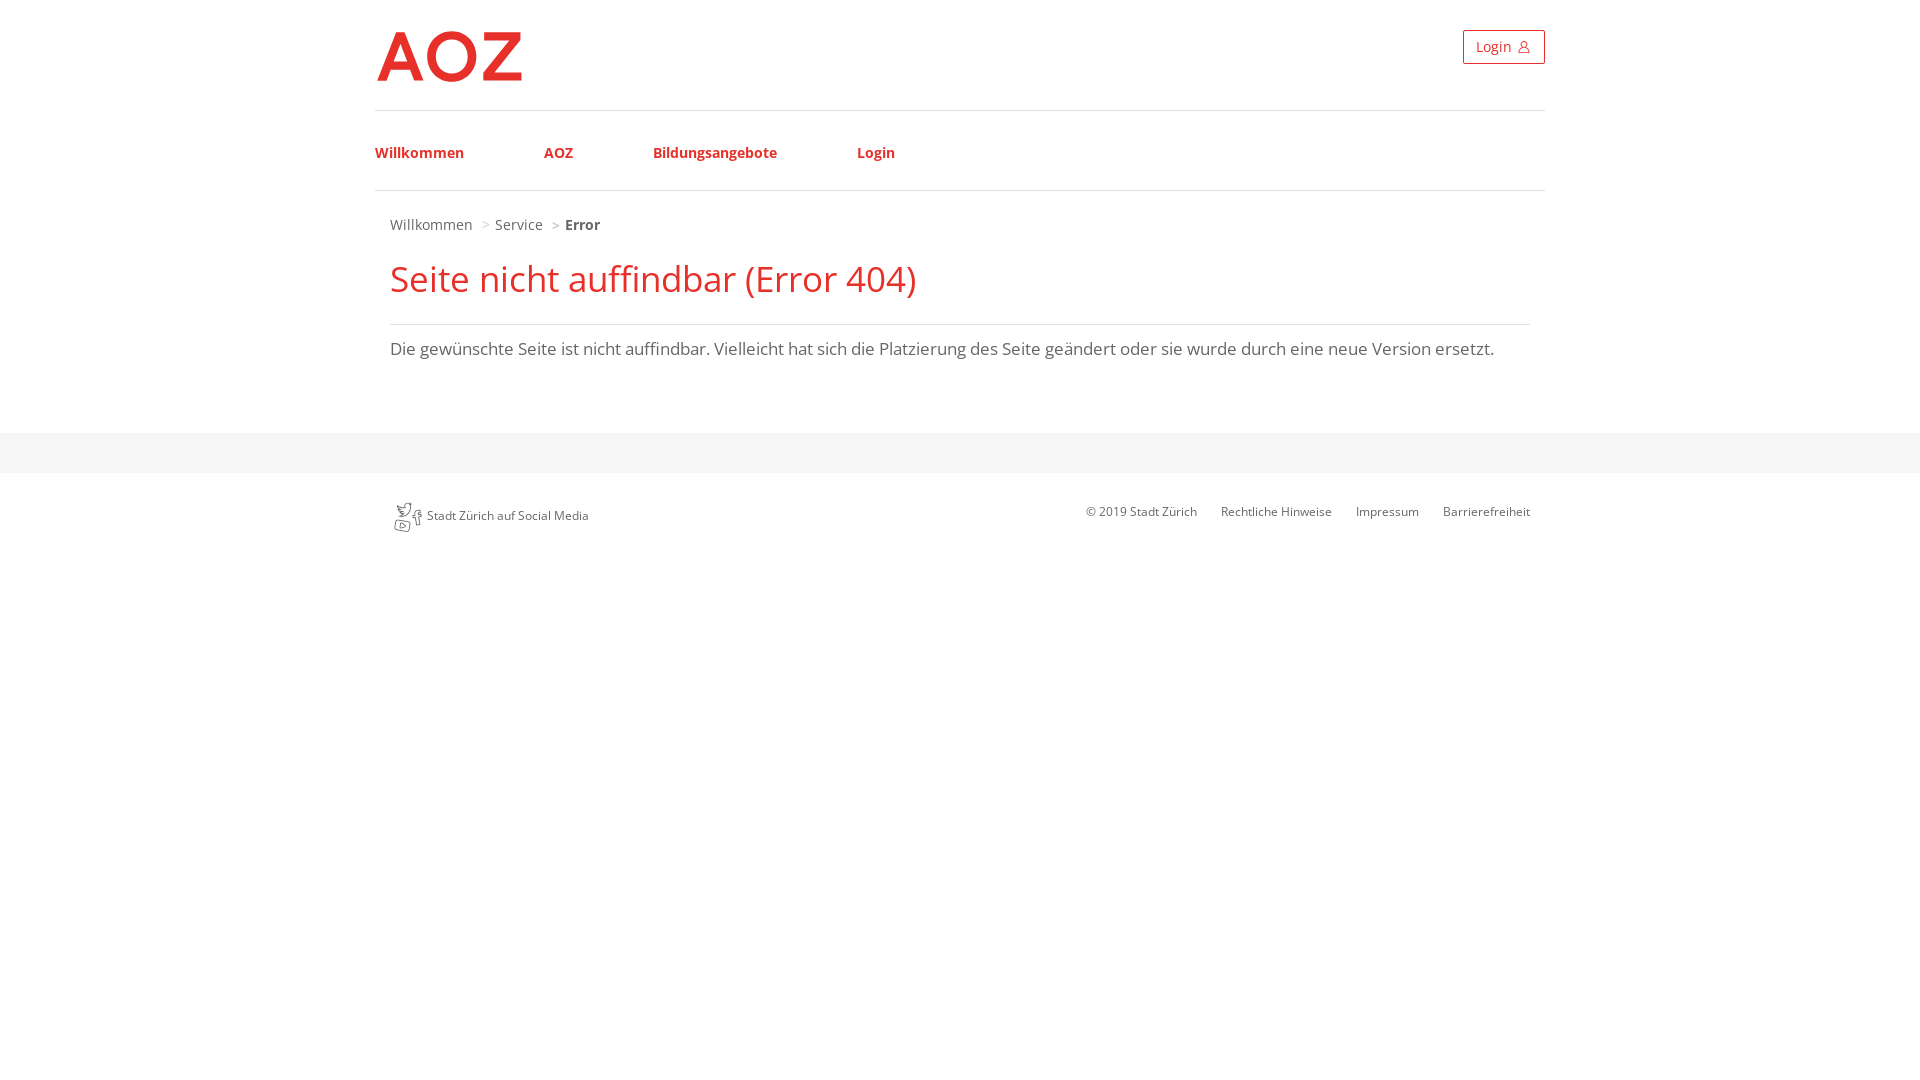  Describe the element at coordinates (1386, 510) in the screenshot. I see `'Impressum'` at that location.